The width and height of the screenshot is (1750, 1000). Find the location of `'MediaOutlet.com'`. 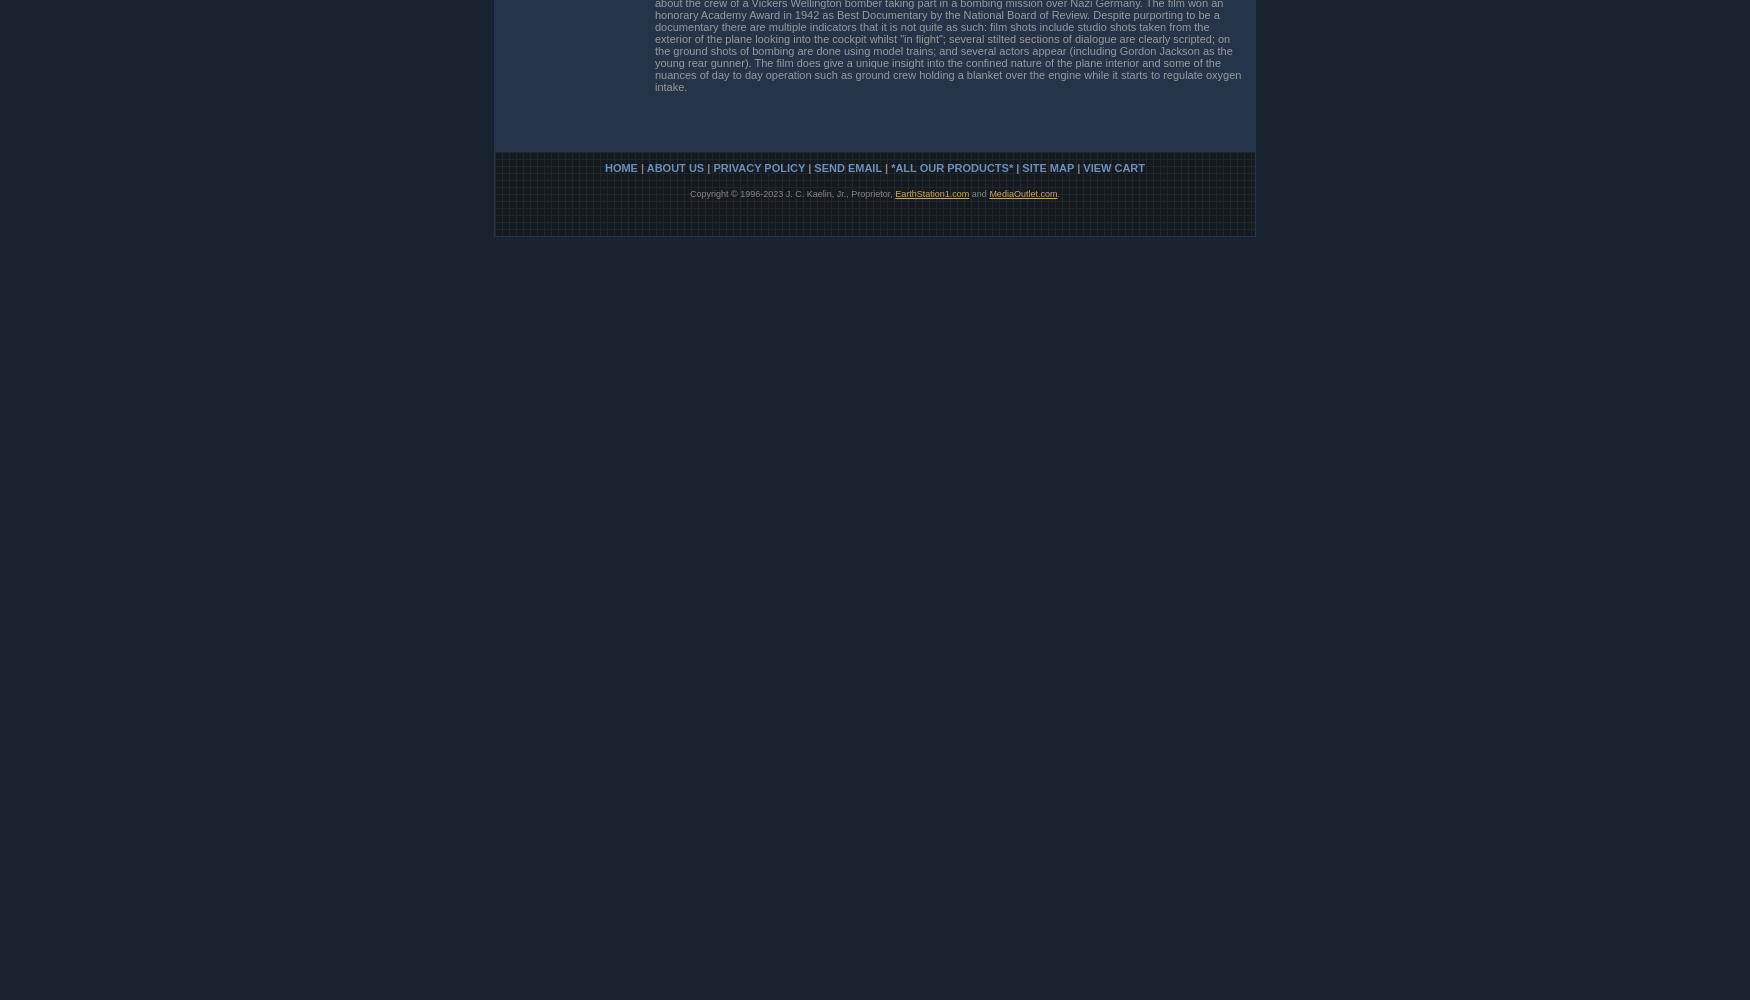

'MediaOutlet.com' is located at coordinates (1022, 192).